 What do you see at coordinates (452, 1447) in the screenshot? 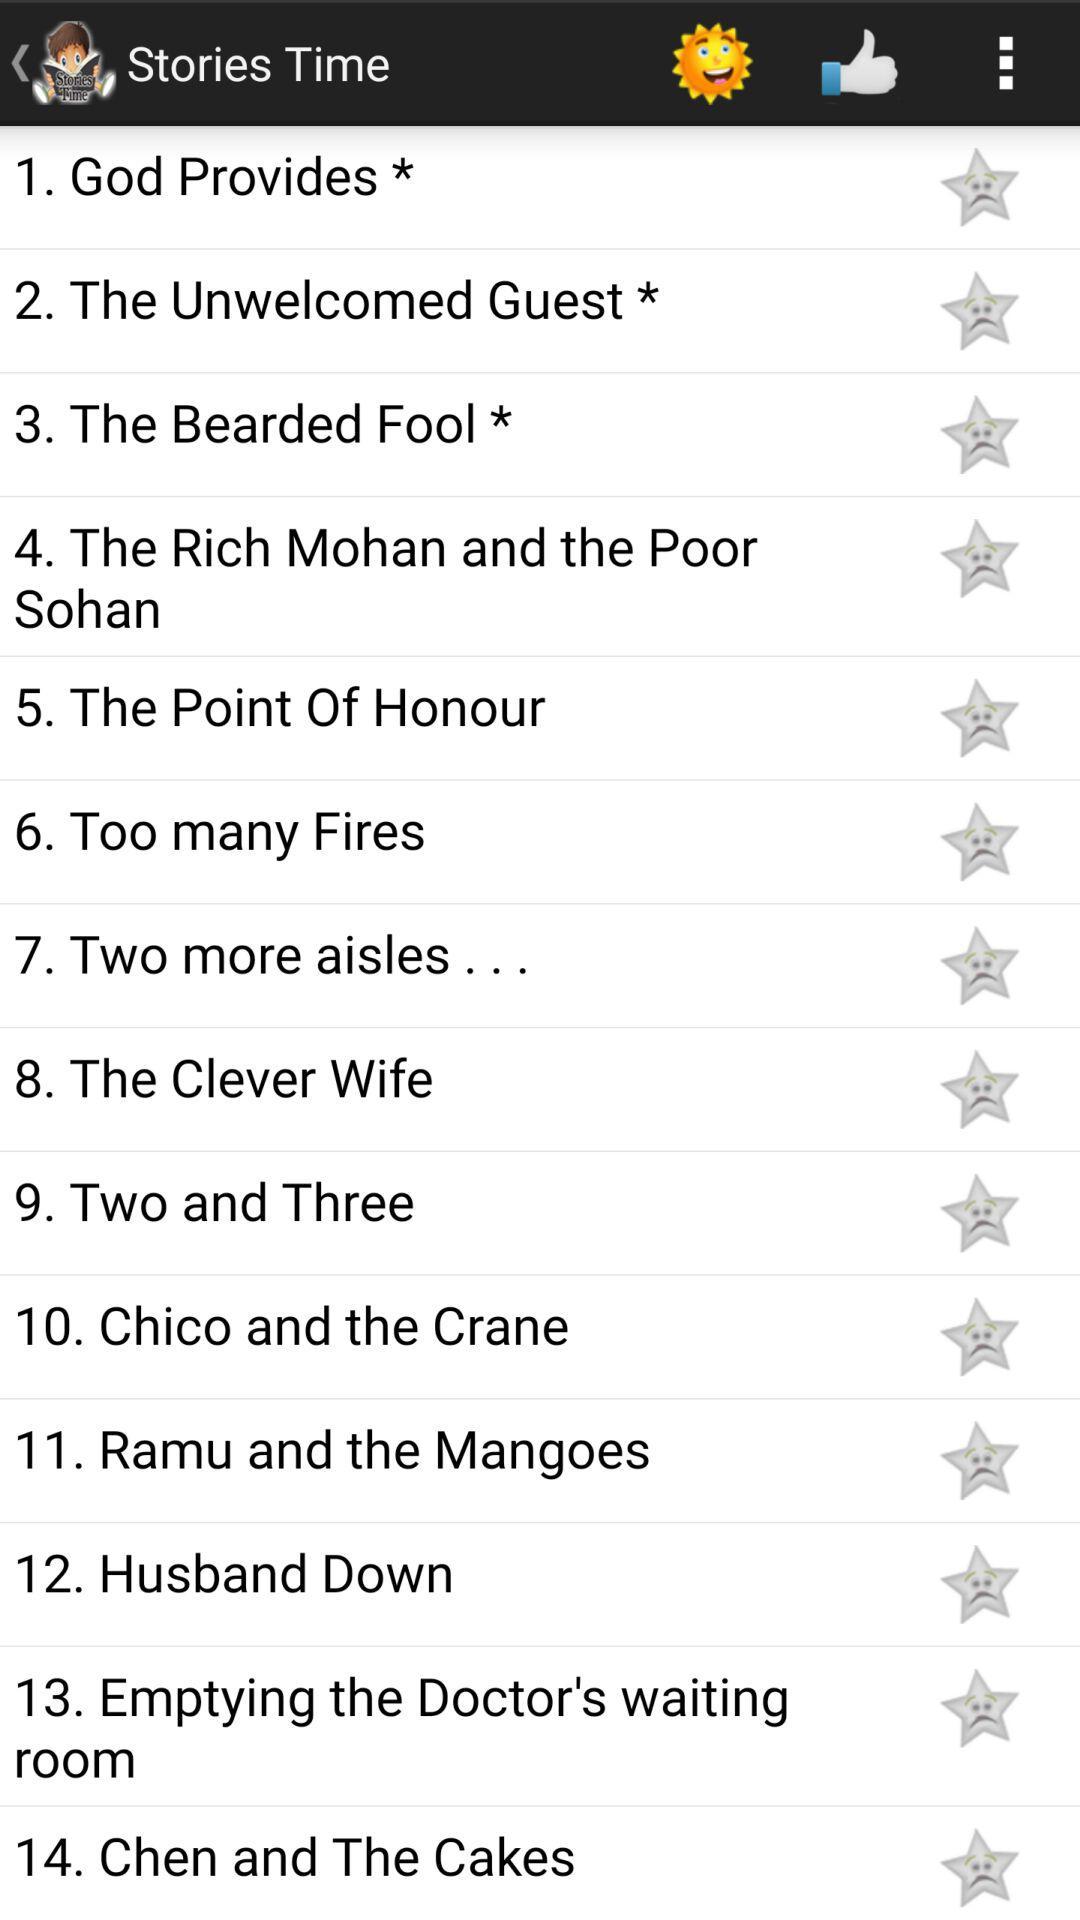
I see `the 11 ramu and app` at bounding box center [452, 1447].